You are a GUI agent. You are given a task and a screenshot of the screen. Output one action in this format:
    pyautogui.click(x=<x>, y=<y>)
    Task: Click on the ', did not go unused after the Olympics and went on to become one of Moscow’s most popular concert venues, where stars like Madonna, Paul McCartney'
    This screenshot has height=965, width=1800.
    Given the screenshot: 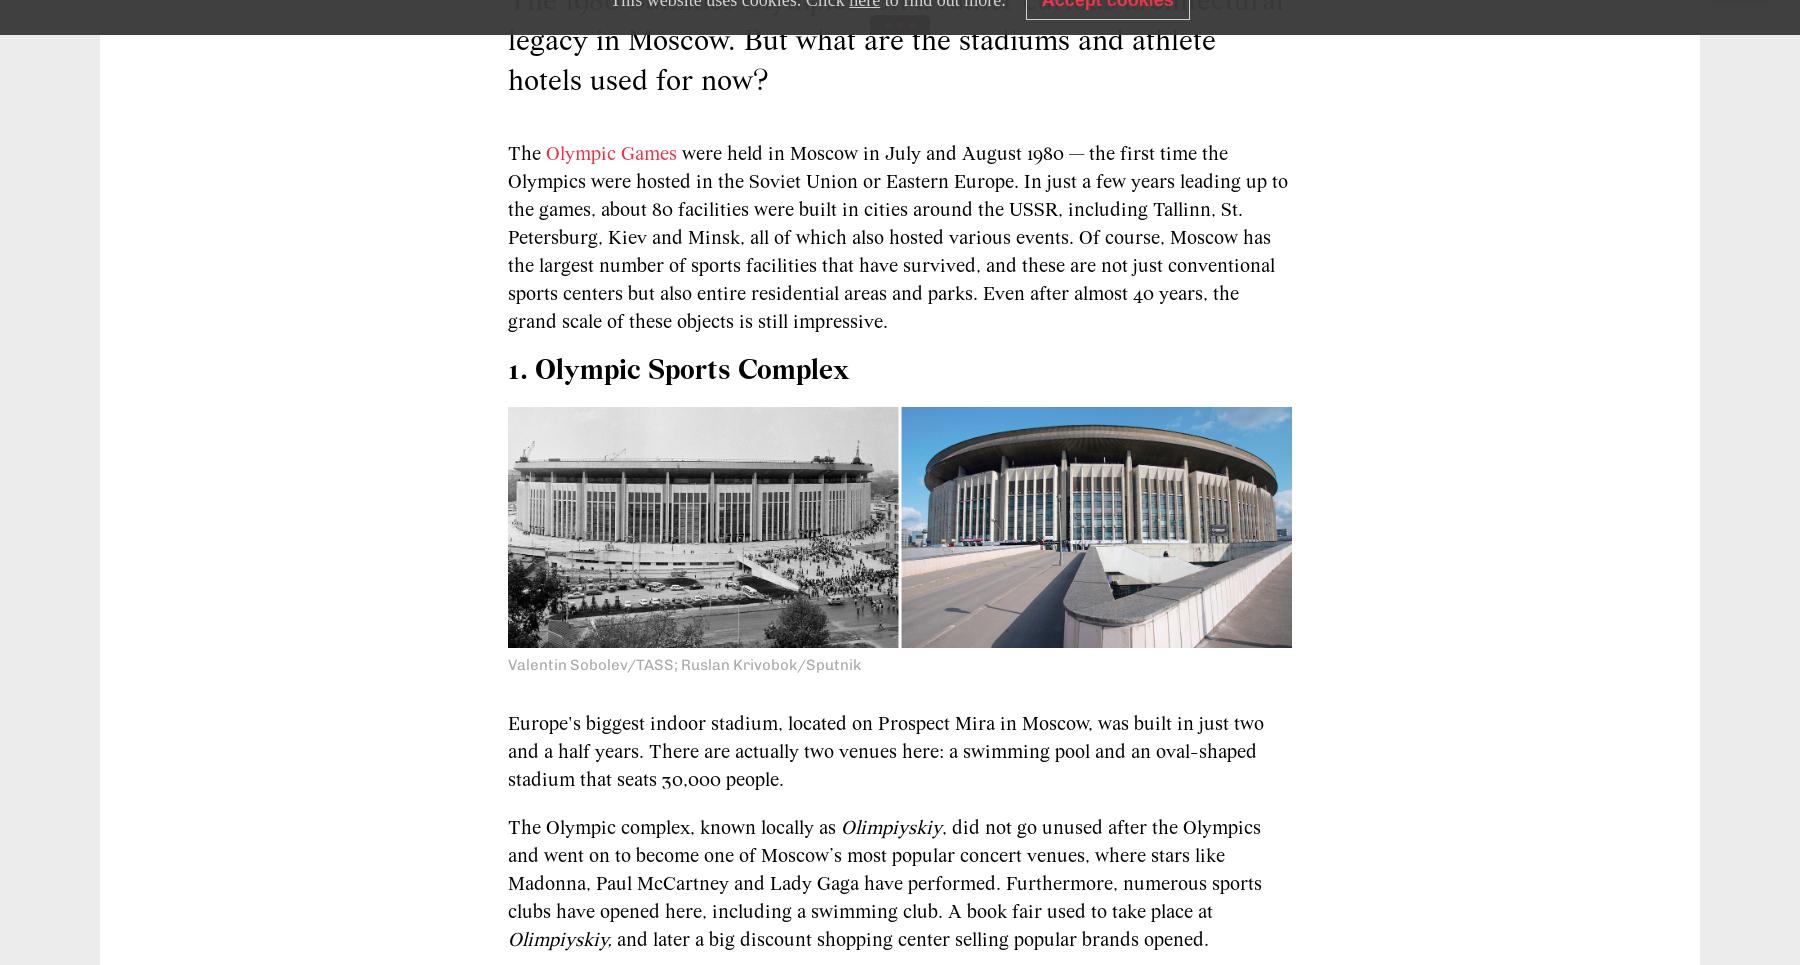 What is the action you would take?
    pyautogui.click(x=884, y=855)
    